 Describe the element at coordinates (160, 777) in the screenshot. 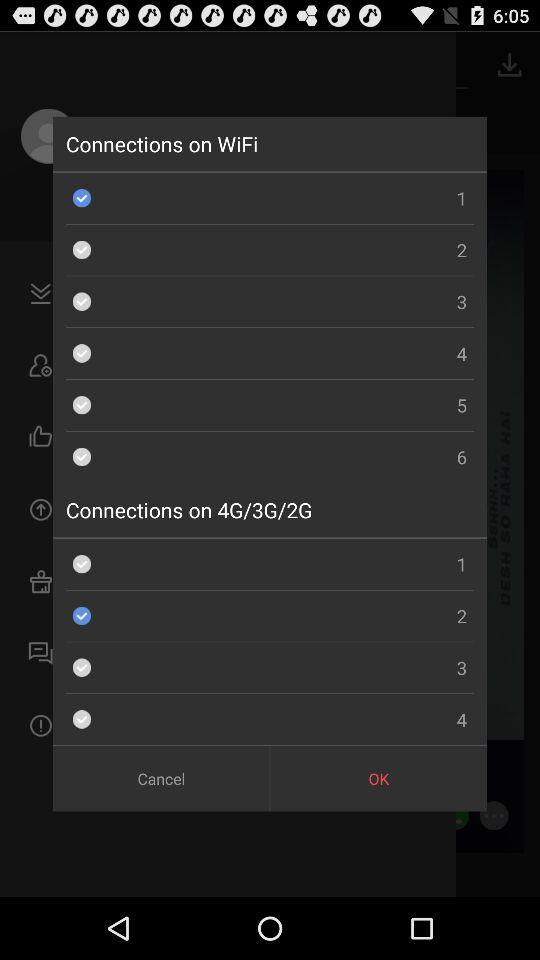

I see `cancel item` at that location.